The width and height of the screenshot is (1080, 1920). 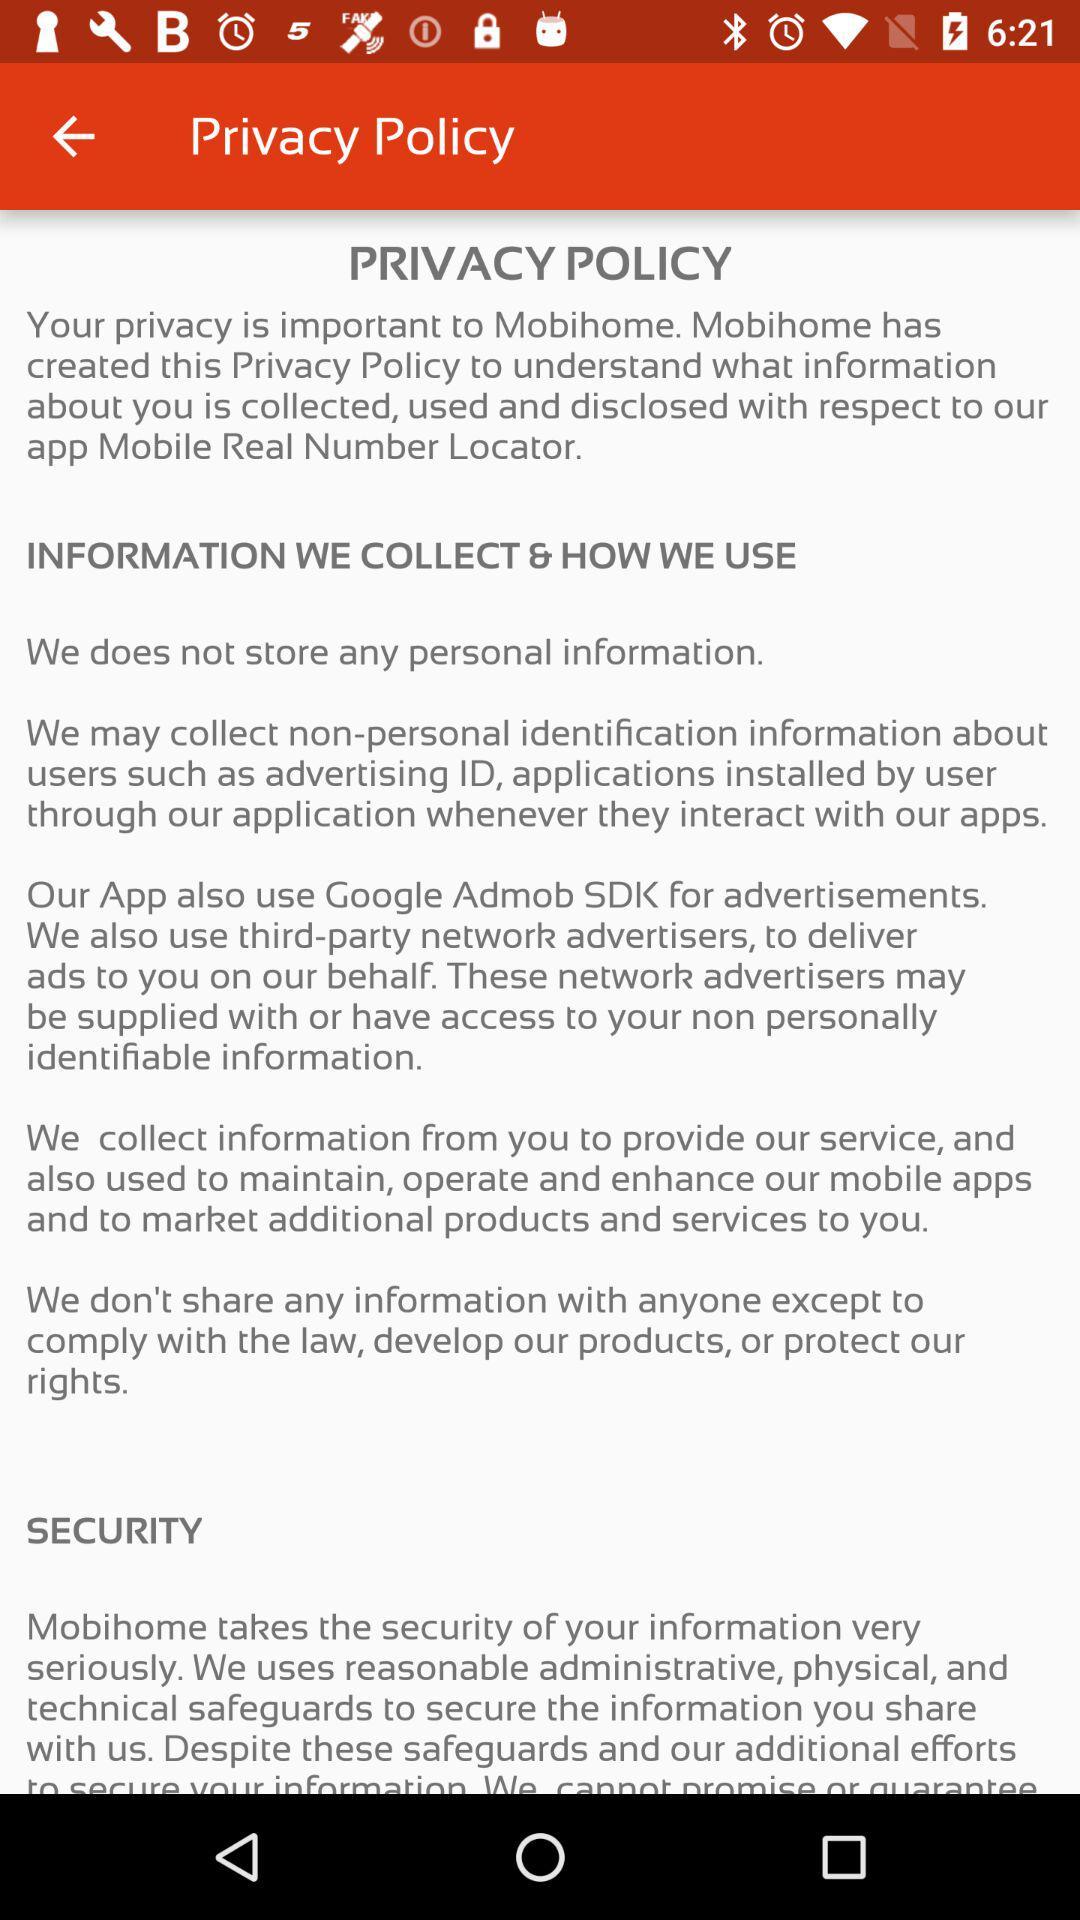 I want to click on the app next to the privacy policy app, so click(x=72, y=135).